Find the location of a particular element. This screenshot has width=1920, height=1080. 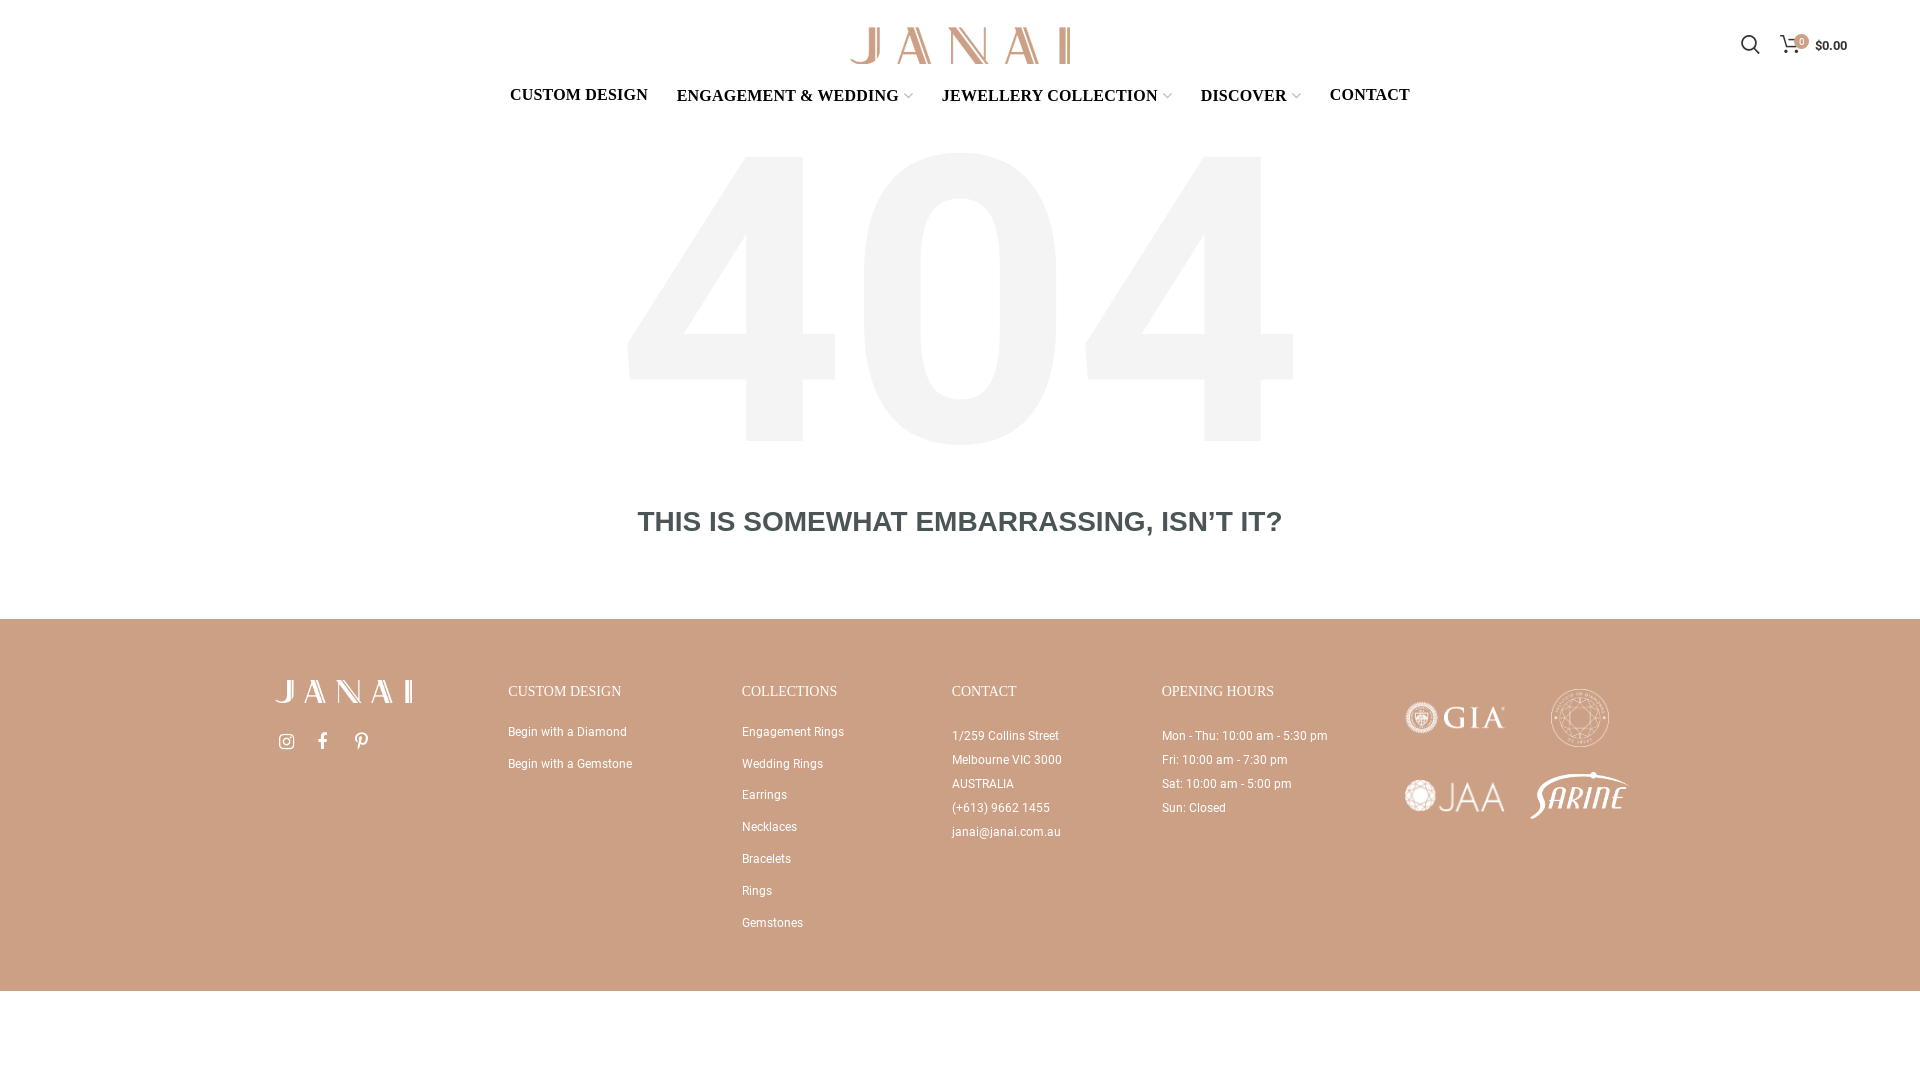

'Engagement Rings' is located at coordinates (791, 732).